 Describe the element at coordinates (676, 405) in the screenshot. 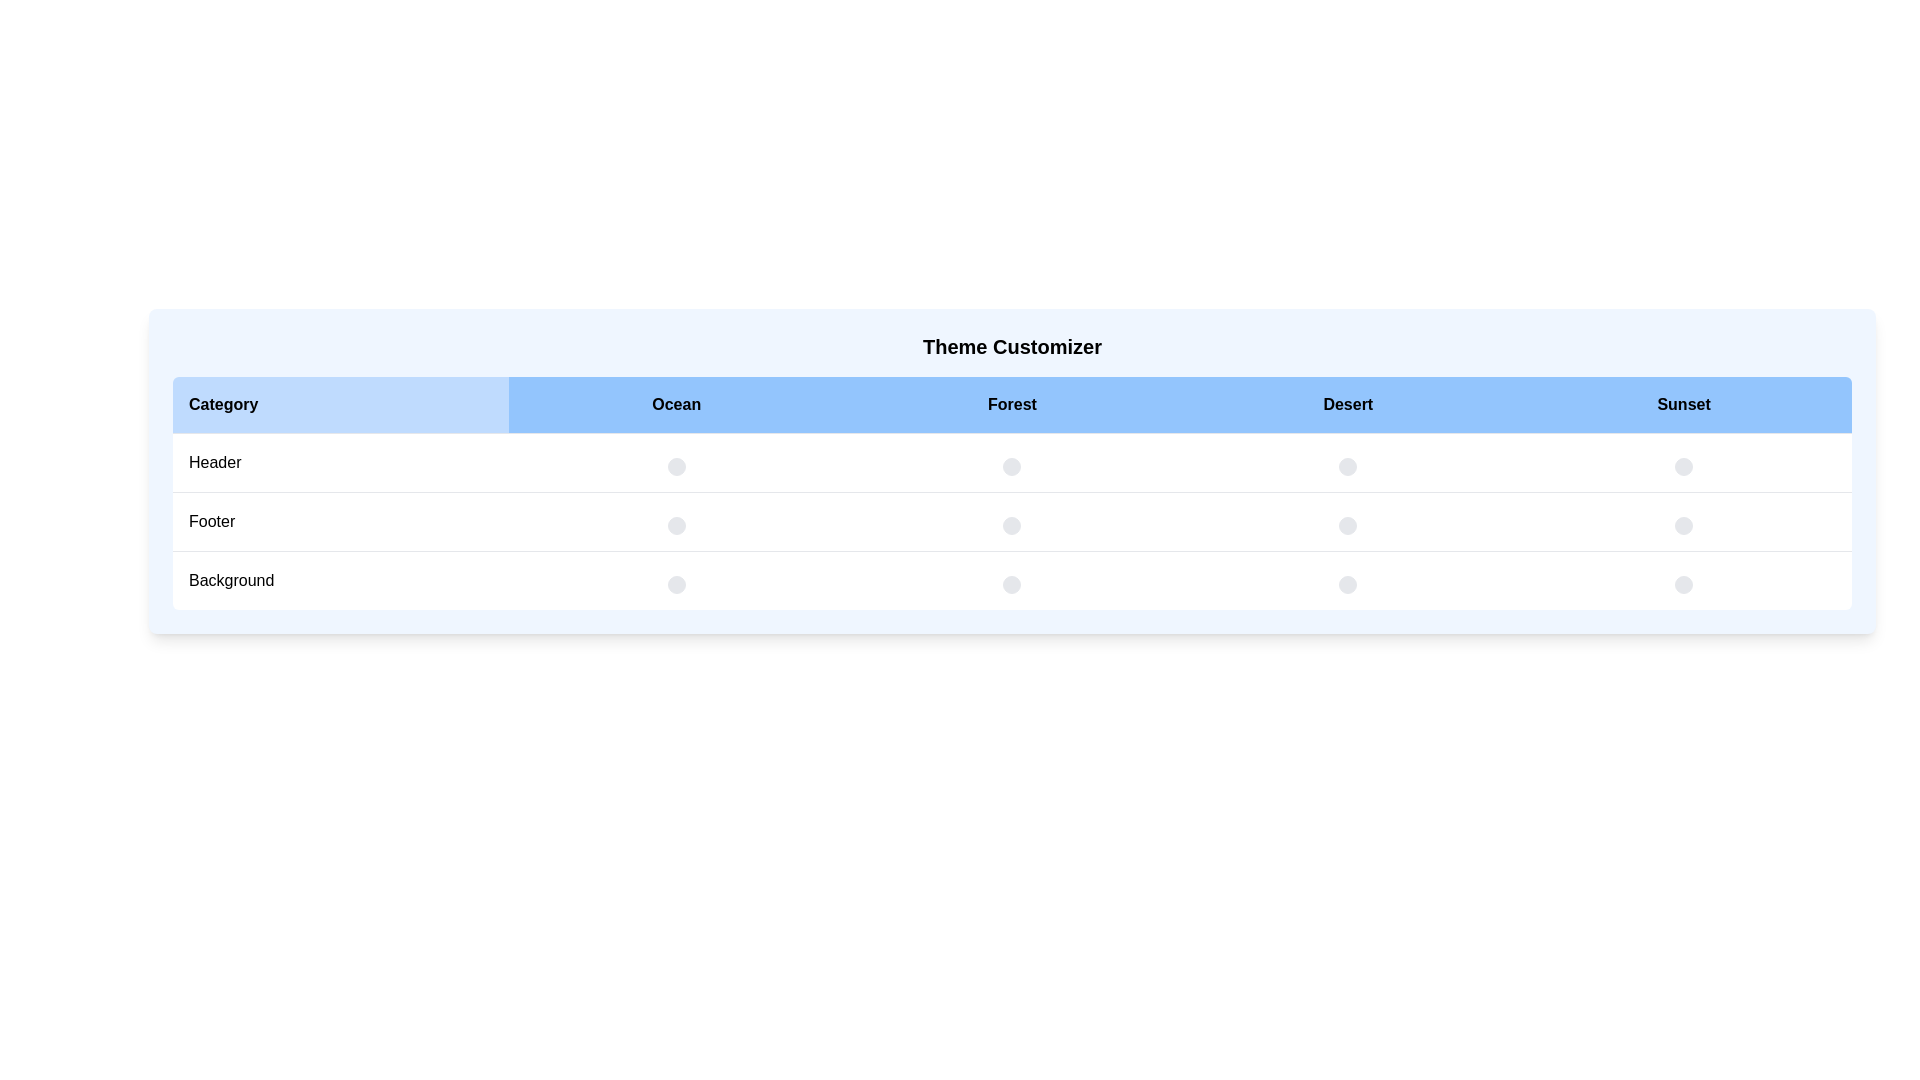

I see `the 'Ocean' tab, which is a rectangular area with a light blue background and centered black text, positioned between the 'Category' and 'Forest' elements` at that location.